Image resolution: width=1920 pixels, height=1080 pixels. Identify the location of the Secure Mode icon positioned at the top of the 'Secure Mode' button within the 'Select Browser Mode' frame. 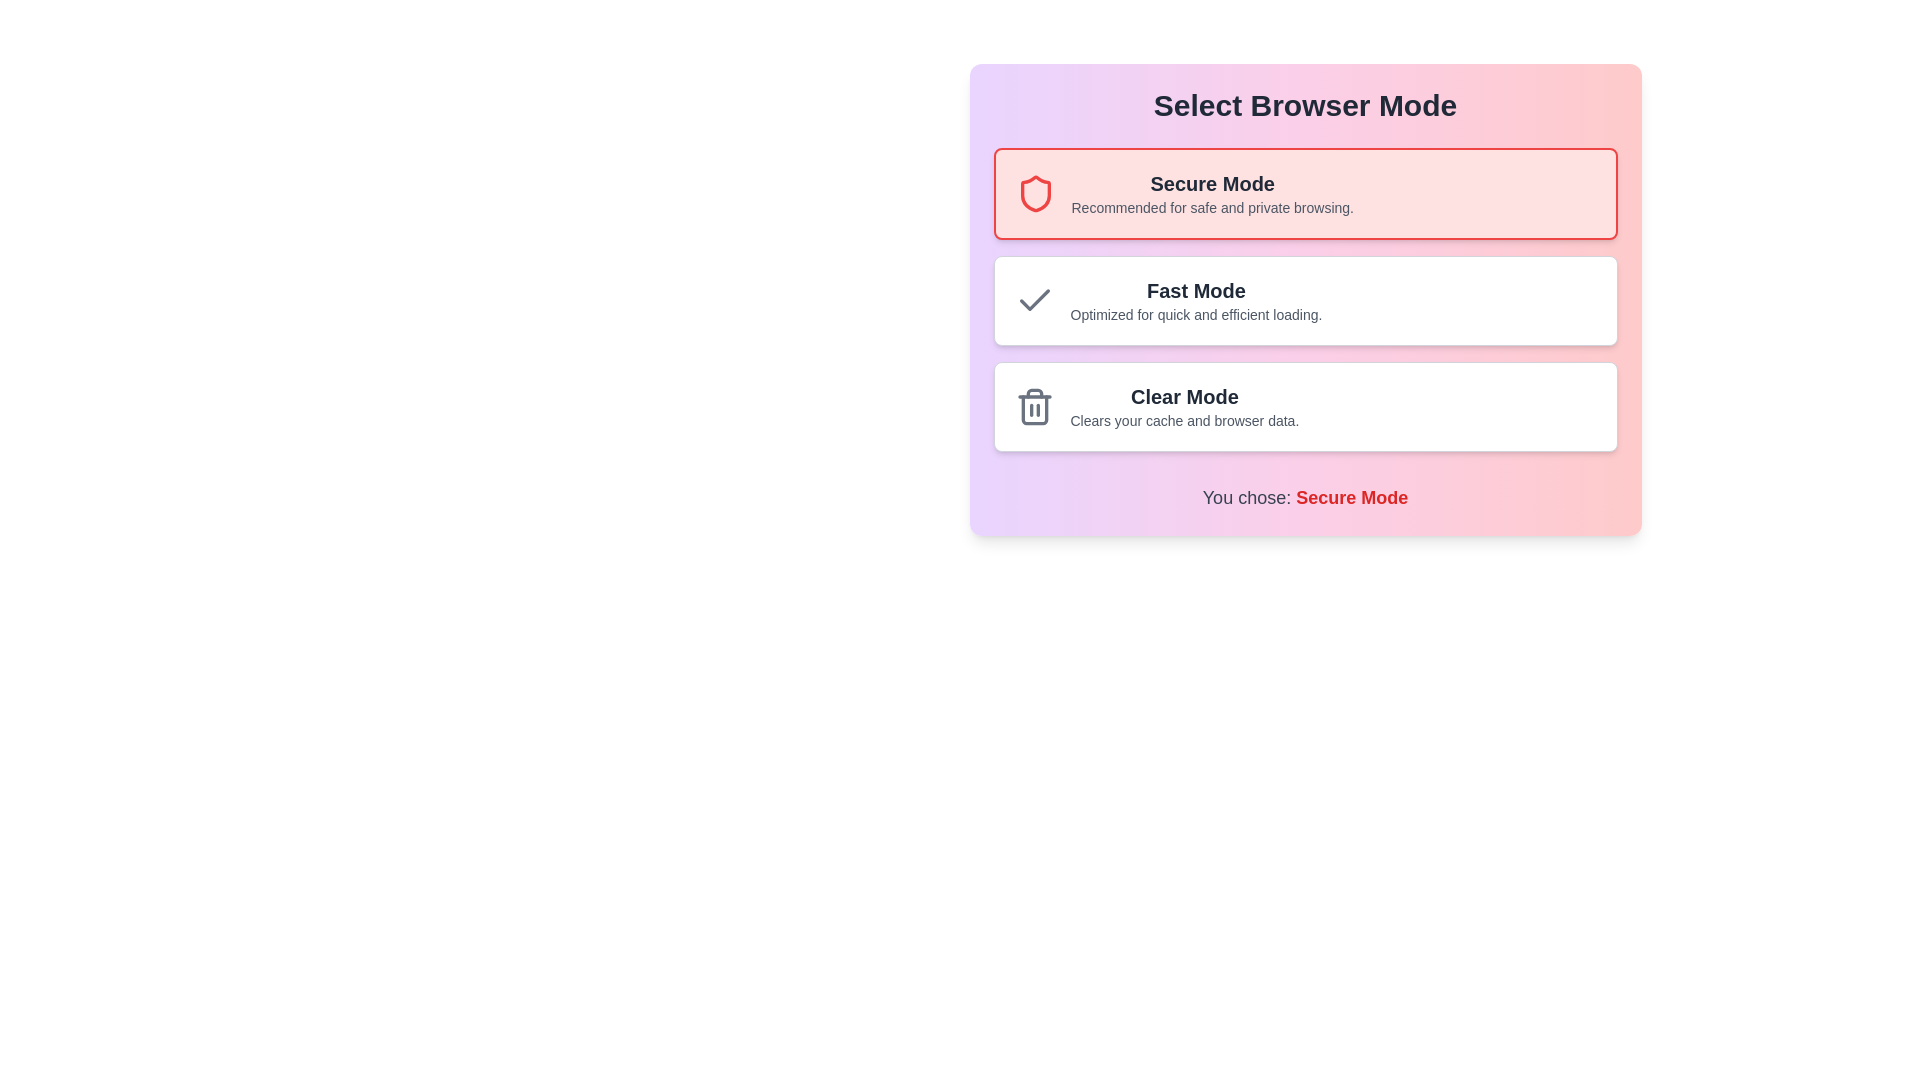
(1035, 193).